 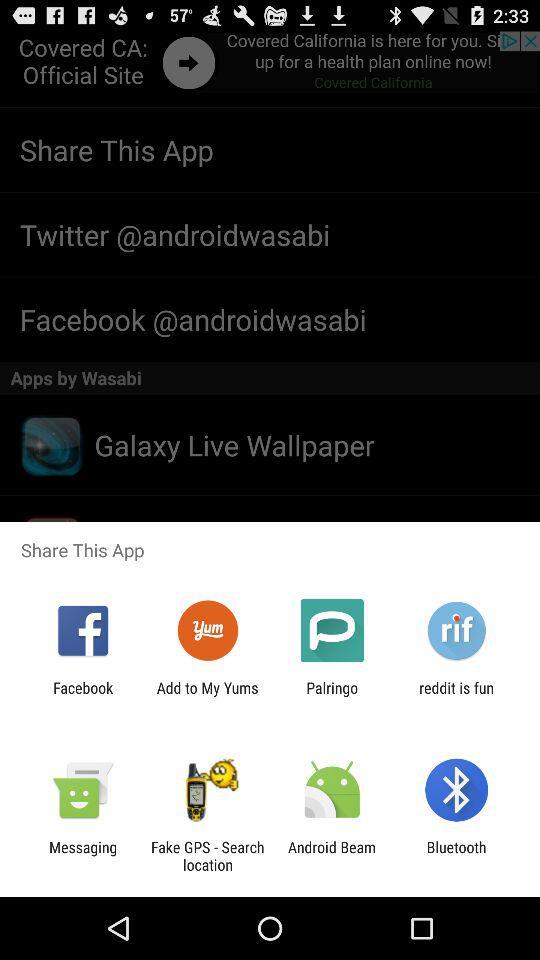 I want to click on icon to the left of palringo icon, so click(x=206, y=696).